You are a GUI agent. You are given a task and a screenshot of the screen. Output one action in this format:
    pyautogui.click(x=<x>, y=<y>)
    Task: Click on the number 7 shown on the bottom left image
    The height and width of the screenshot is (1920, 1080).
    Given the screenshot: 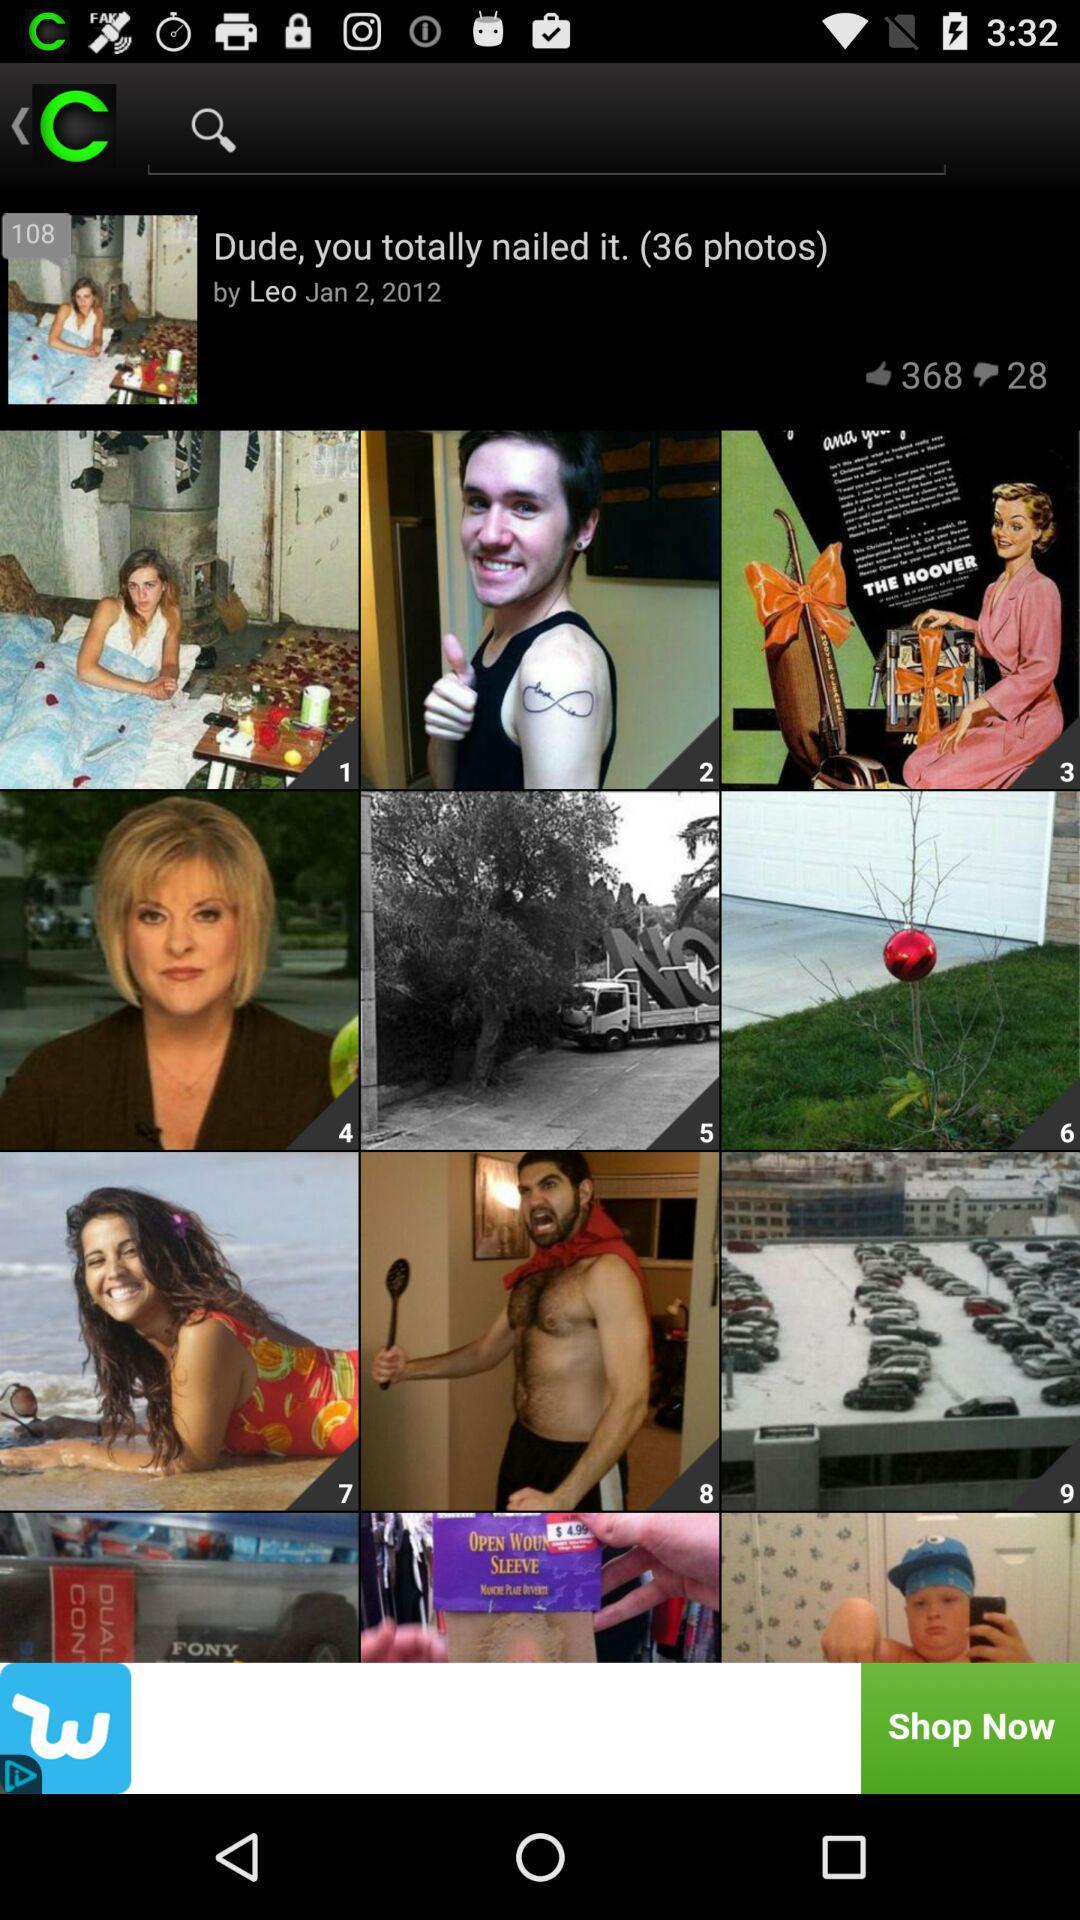 What is the action you would take?
    pyautogui.click(x=320, y=1473)
    